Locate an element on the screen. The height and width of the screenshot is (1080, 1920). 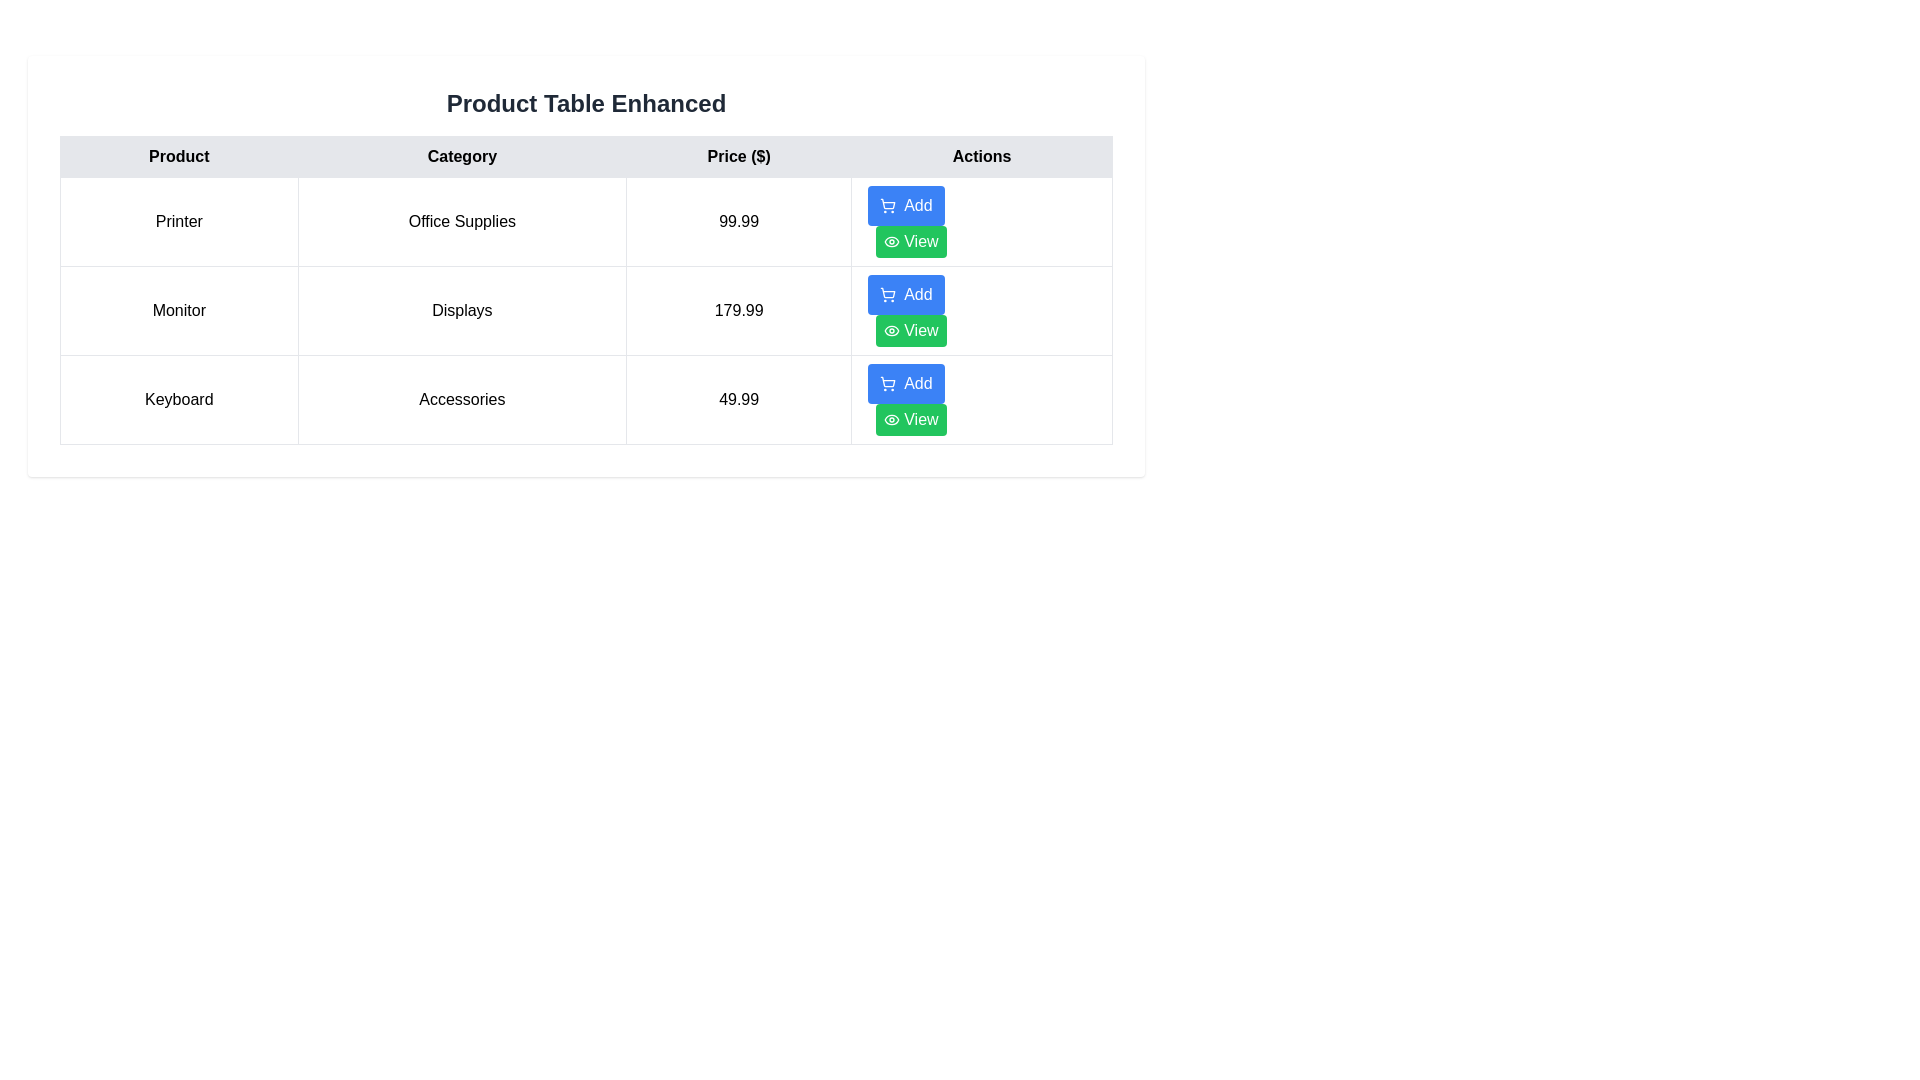
the third row of the product table that displays details and interactive options for adding items to the cart or viewing their details is located at coordinates (585, 400).